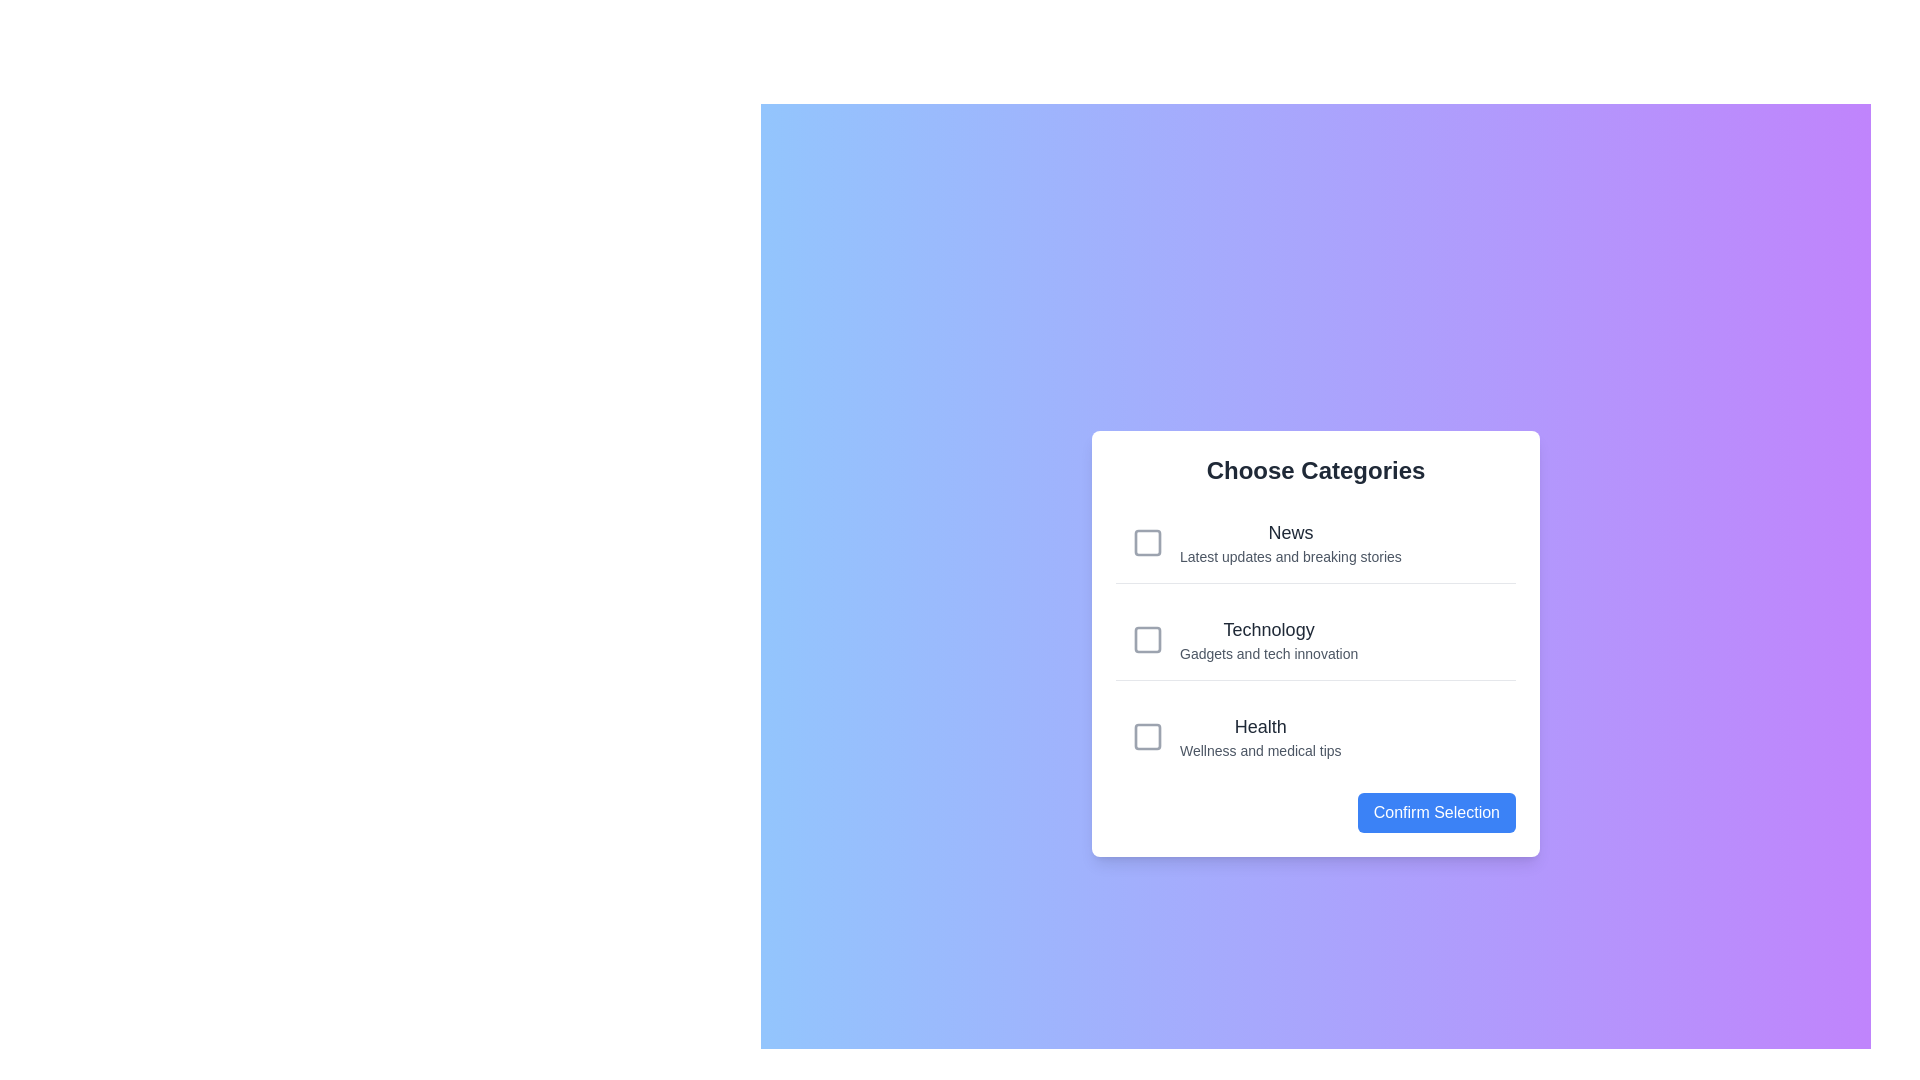 This screenshot has width=1920, height=1080. What do you see at coordinates (1315, 640) in the screenshot?
I see `the category Technology to observe visual feedback` at bounding box center [1315, 640].